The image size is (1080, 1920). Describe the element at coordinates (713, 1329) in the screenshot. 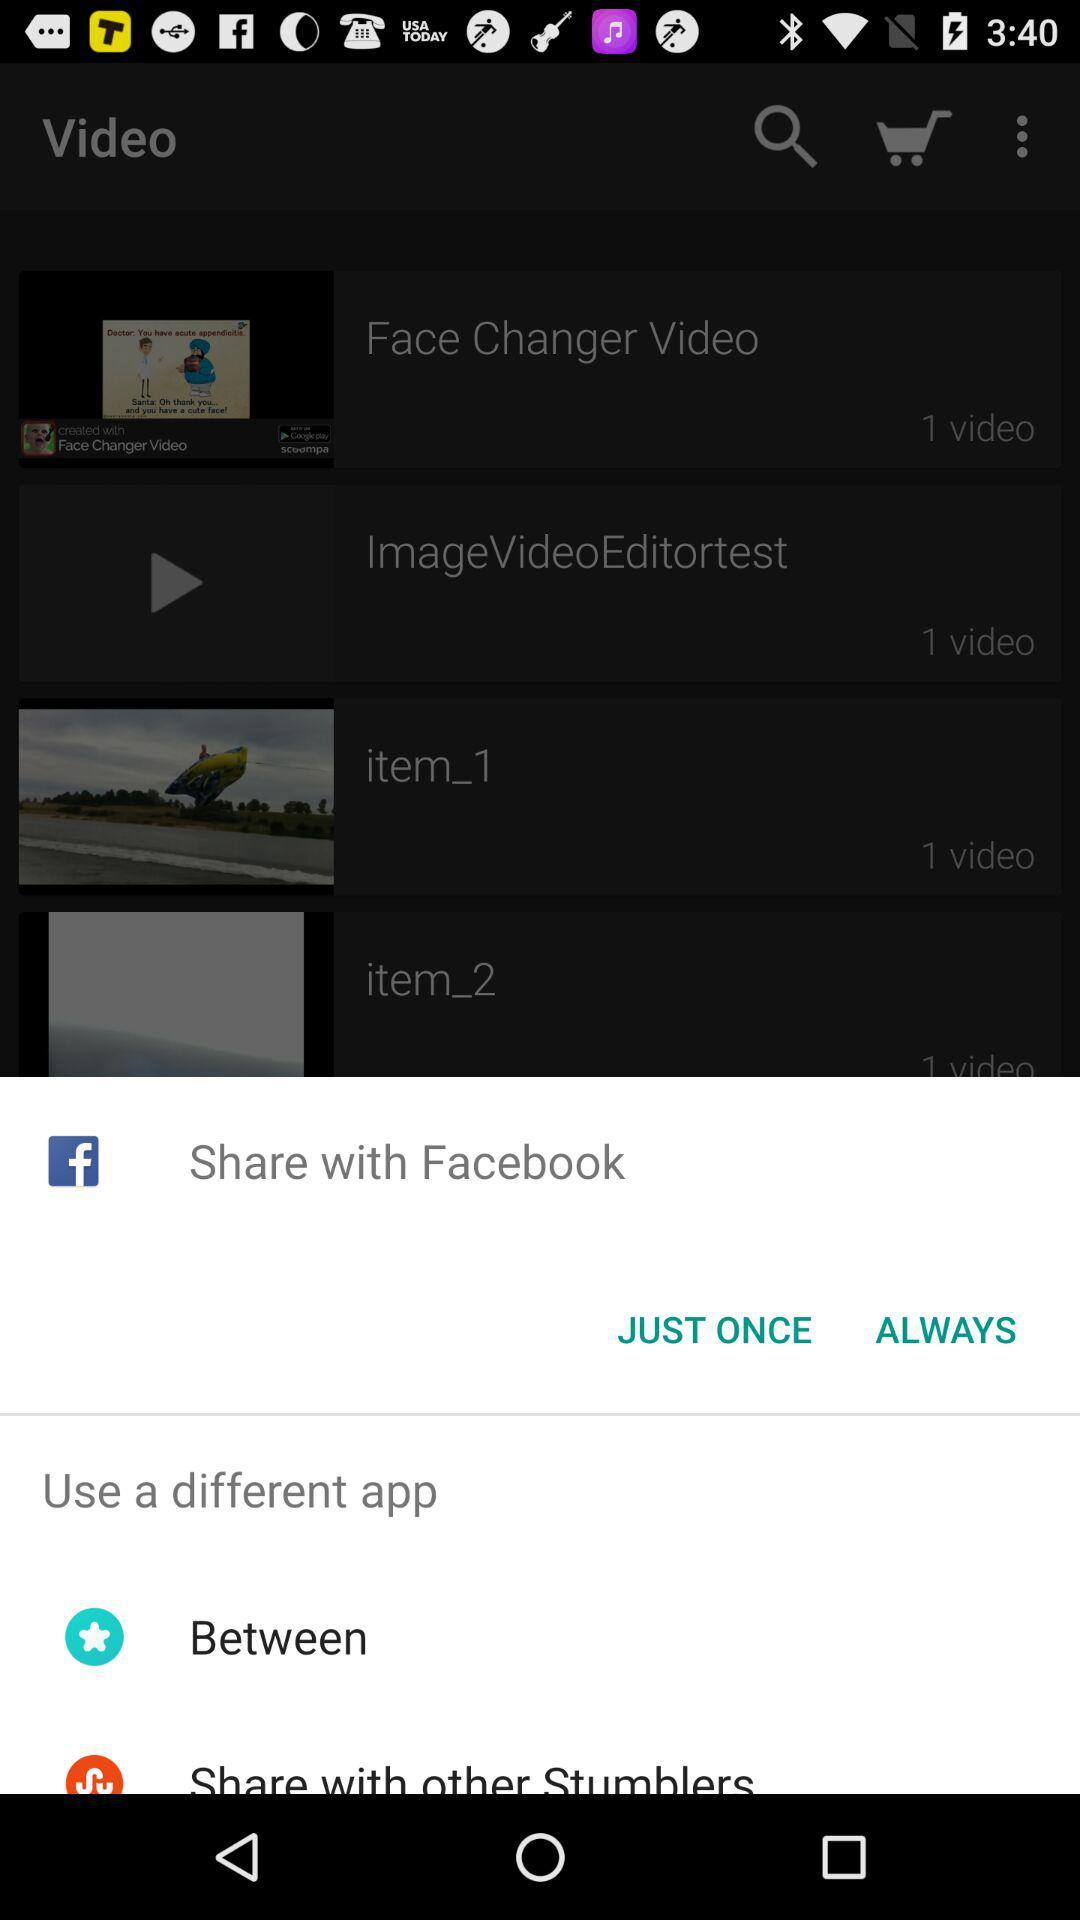

I see `item to the left of the always button` at that location.